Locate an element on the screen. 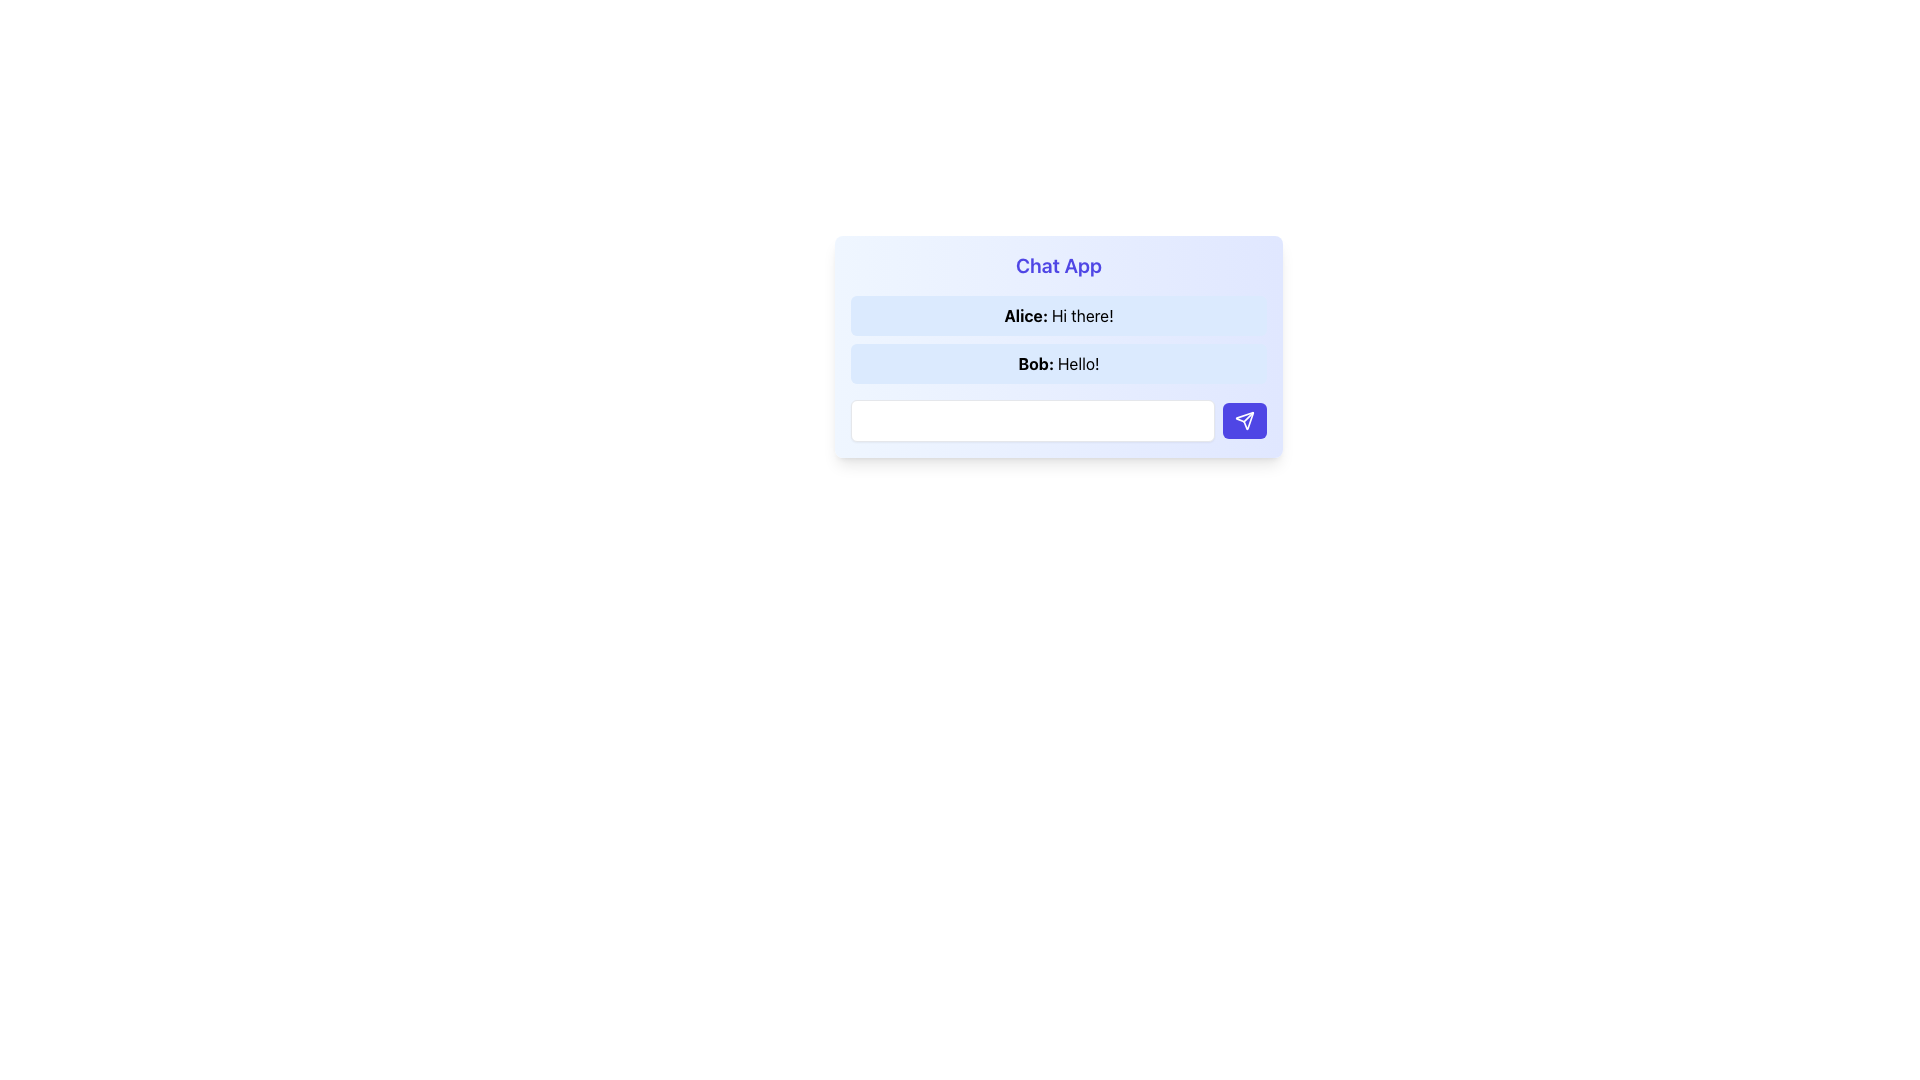  the static text label that serves as the header for the chat application, located at the top of the dialog box is located at coordinates (1058, 265).